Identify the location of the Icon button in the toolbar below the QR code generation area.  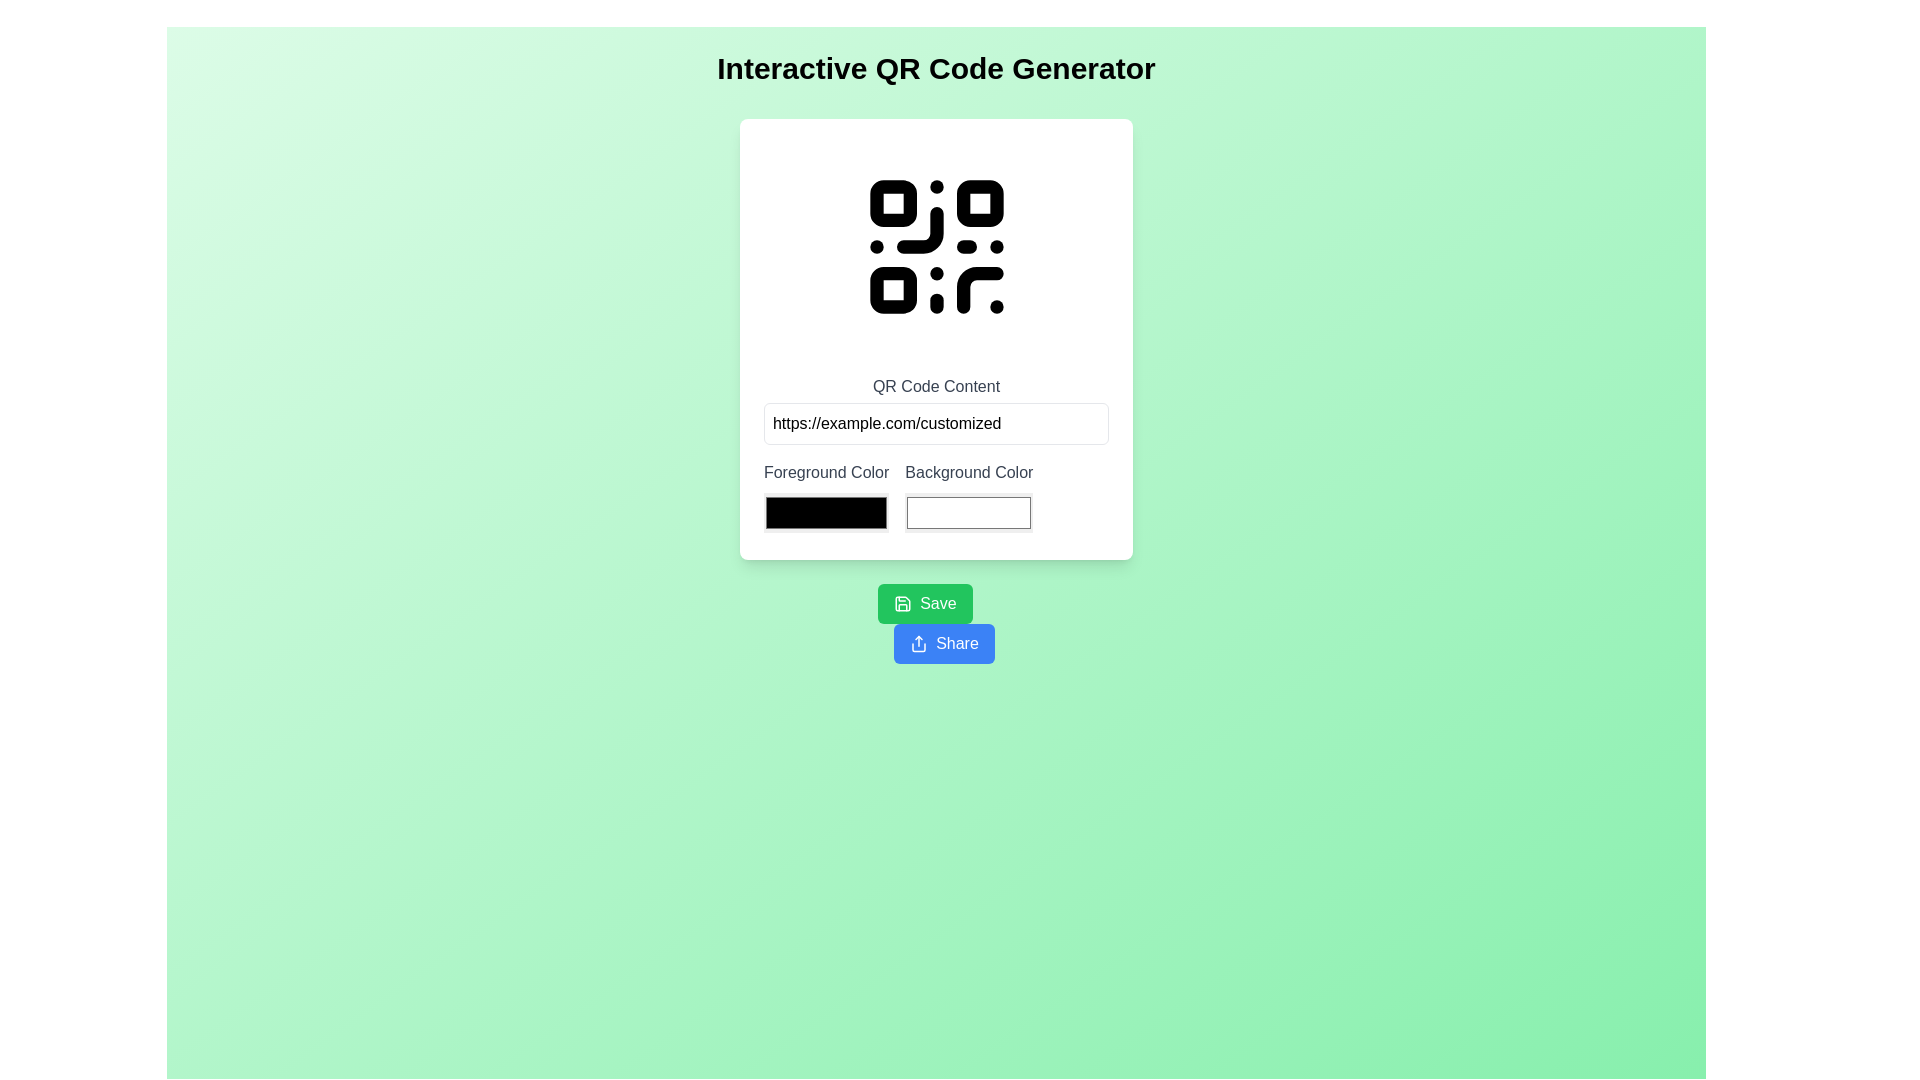
(902, 603).